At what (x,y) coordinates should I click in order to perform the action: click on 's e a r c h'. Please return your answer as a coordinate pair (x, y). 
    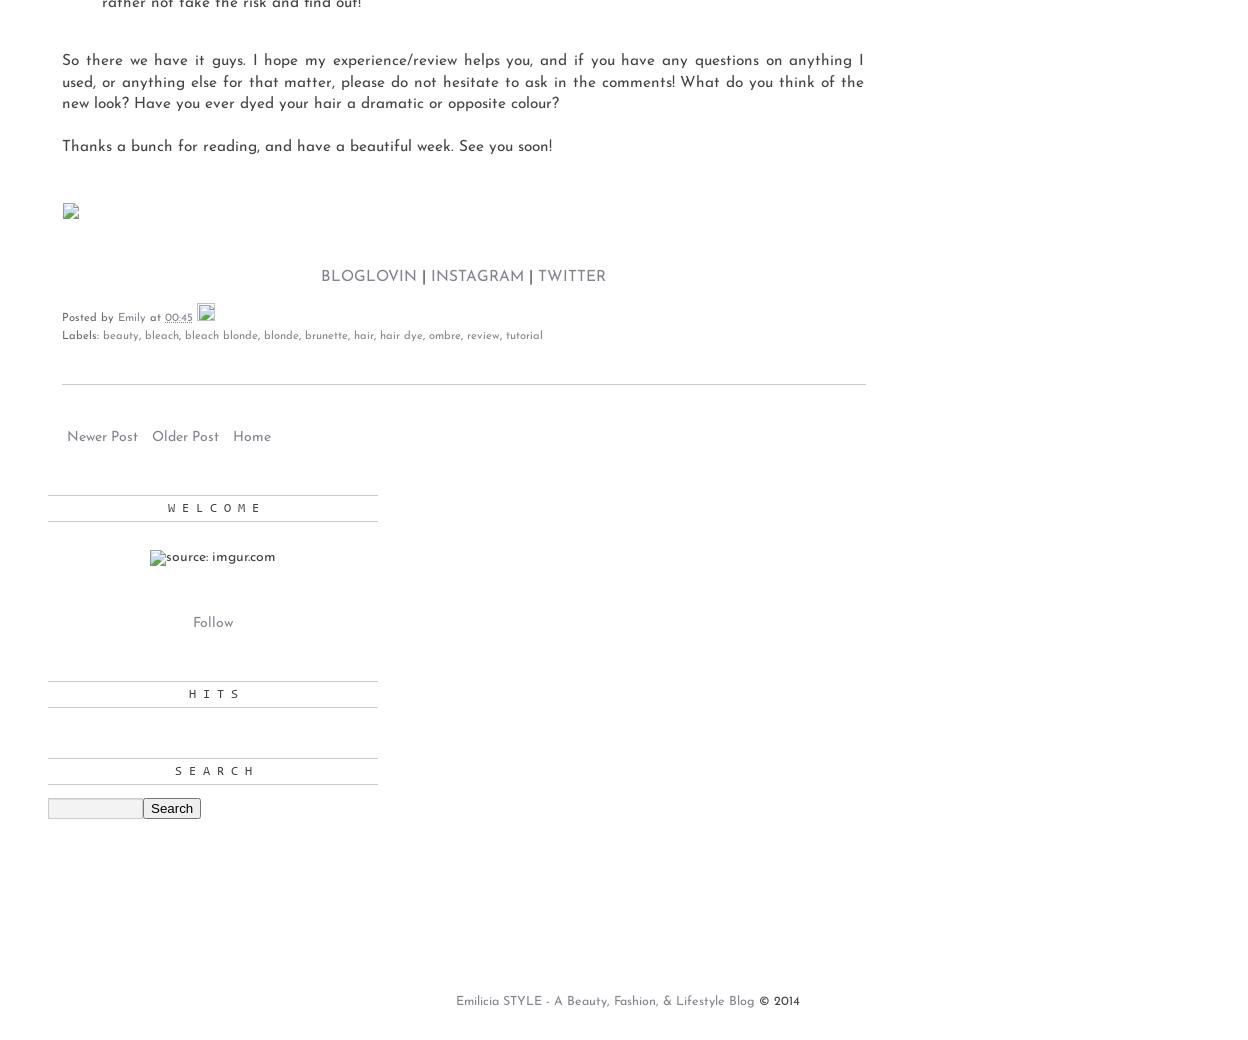
    Looking at the image, I should click on (212, 771).